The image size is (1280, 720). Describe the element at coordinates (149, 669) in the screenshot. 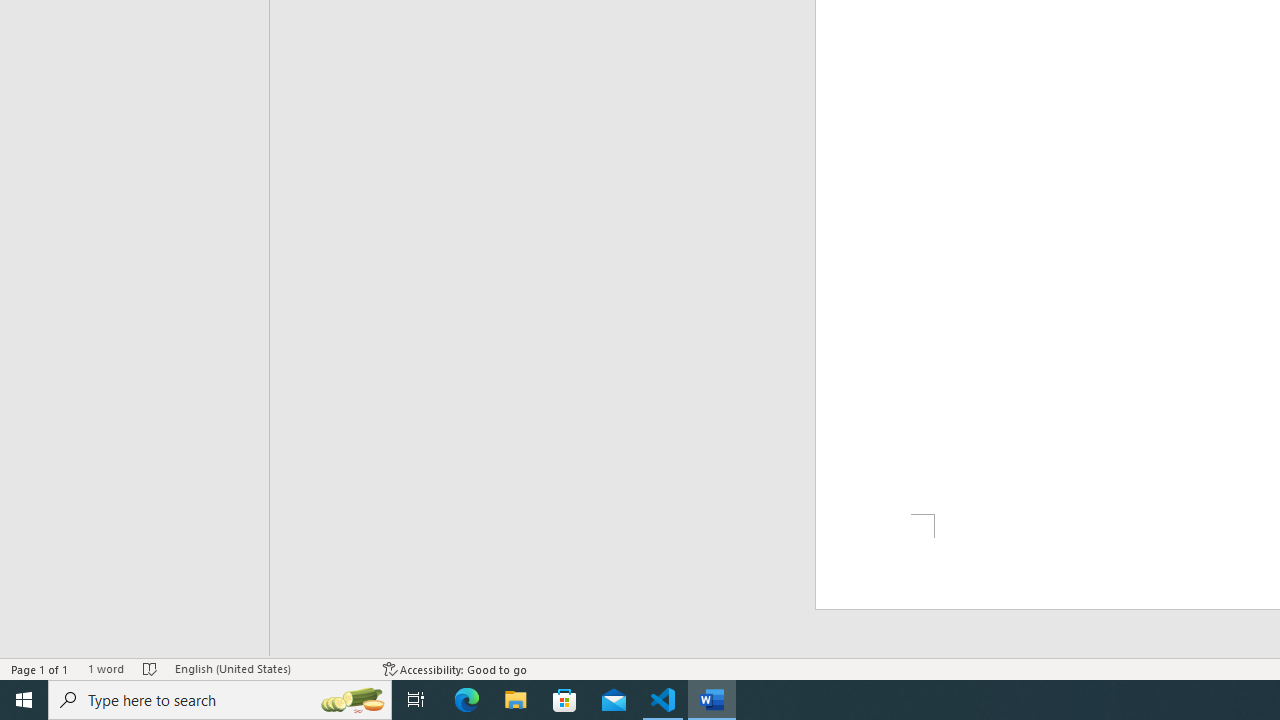

I see `'Spelling and Grammar Check No Errors'` at that location.